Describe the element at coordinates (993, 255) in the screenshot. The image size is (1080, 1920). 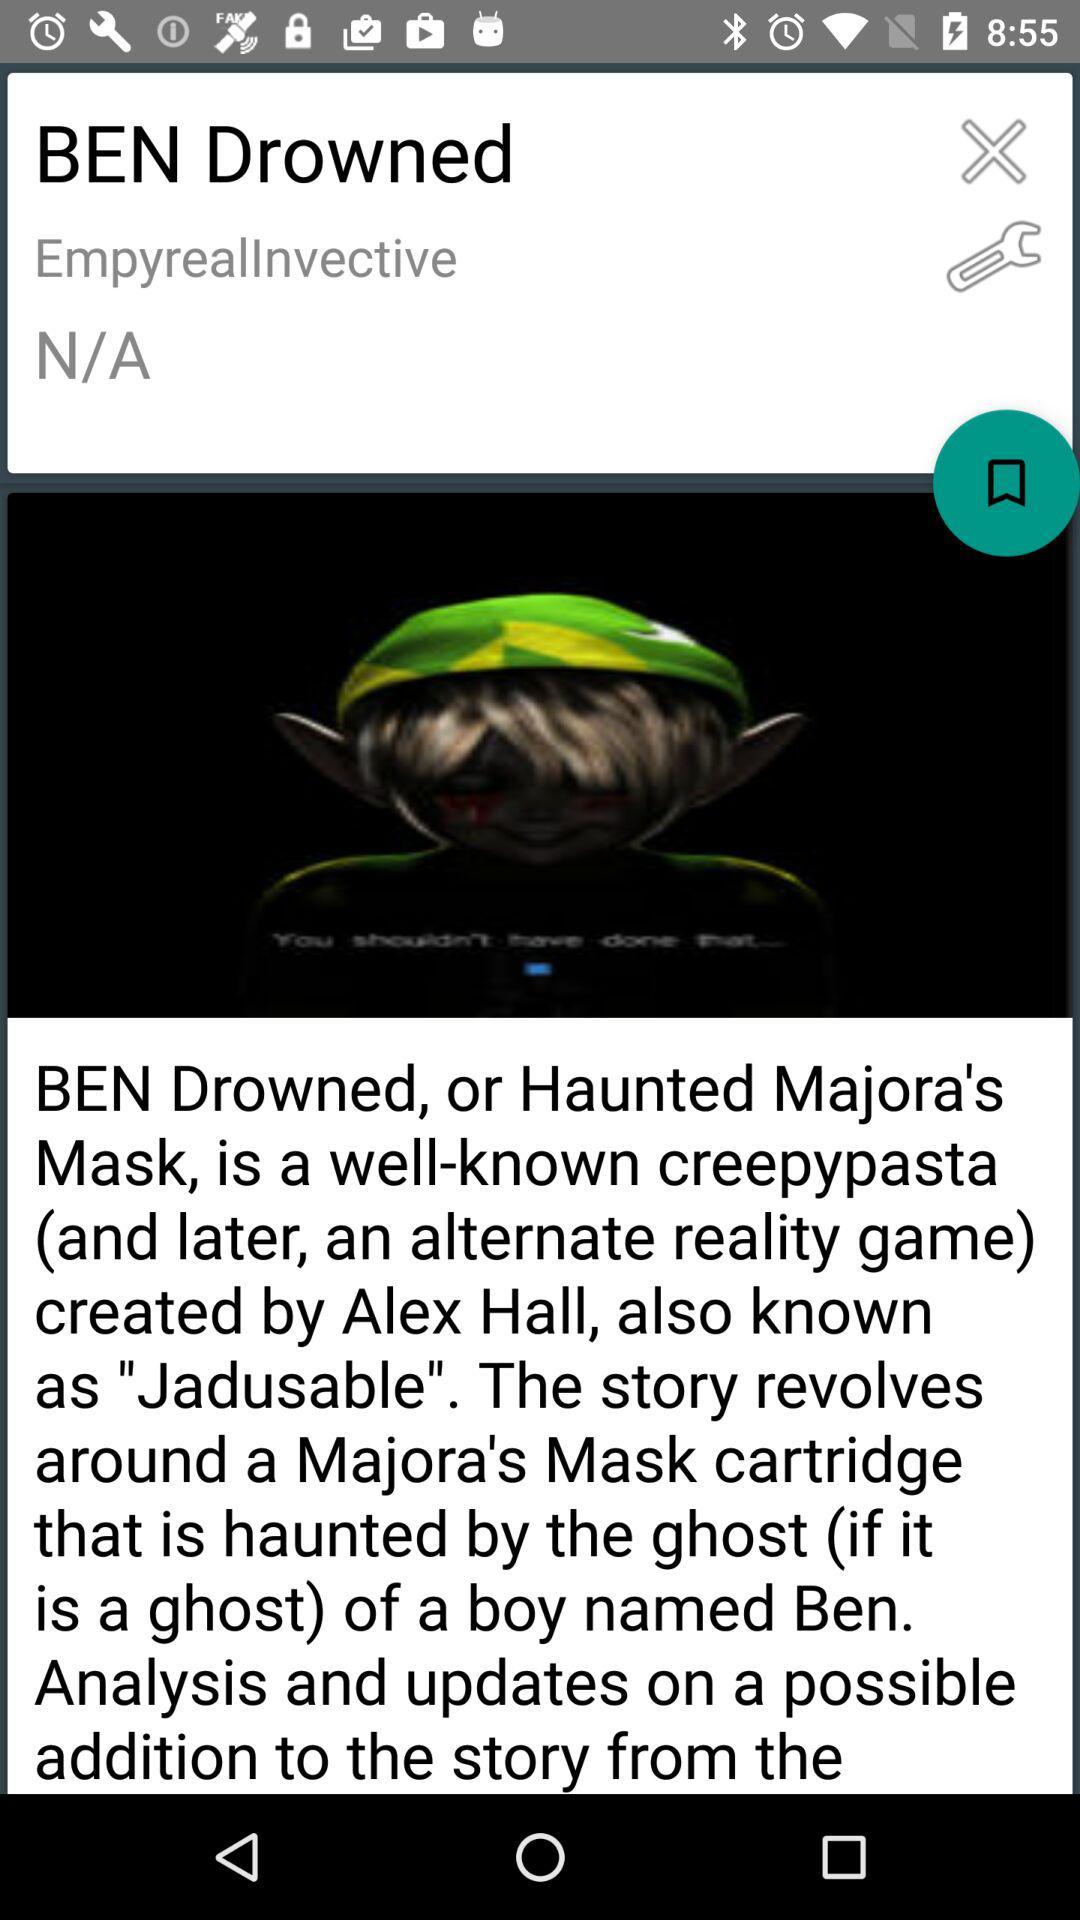
I see `the item next to ben drowned icon` at that location.